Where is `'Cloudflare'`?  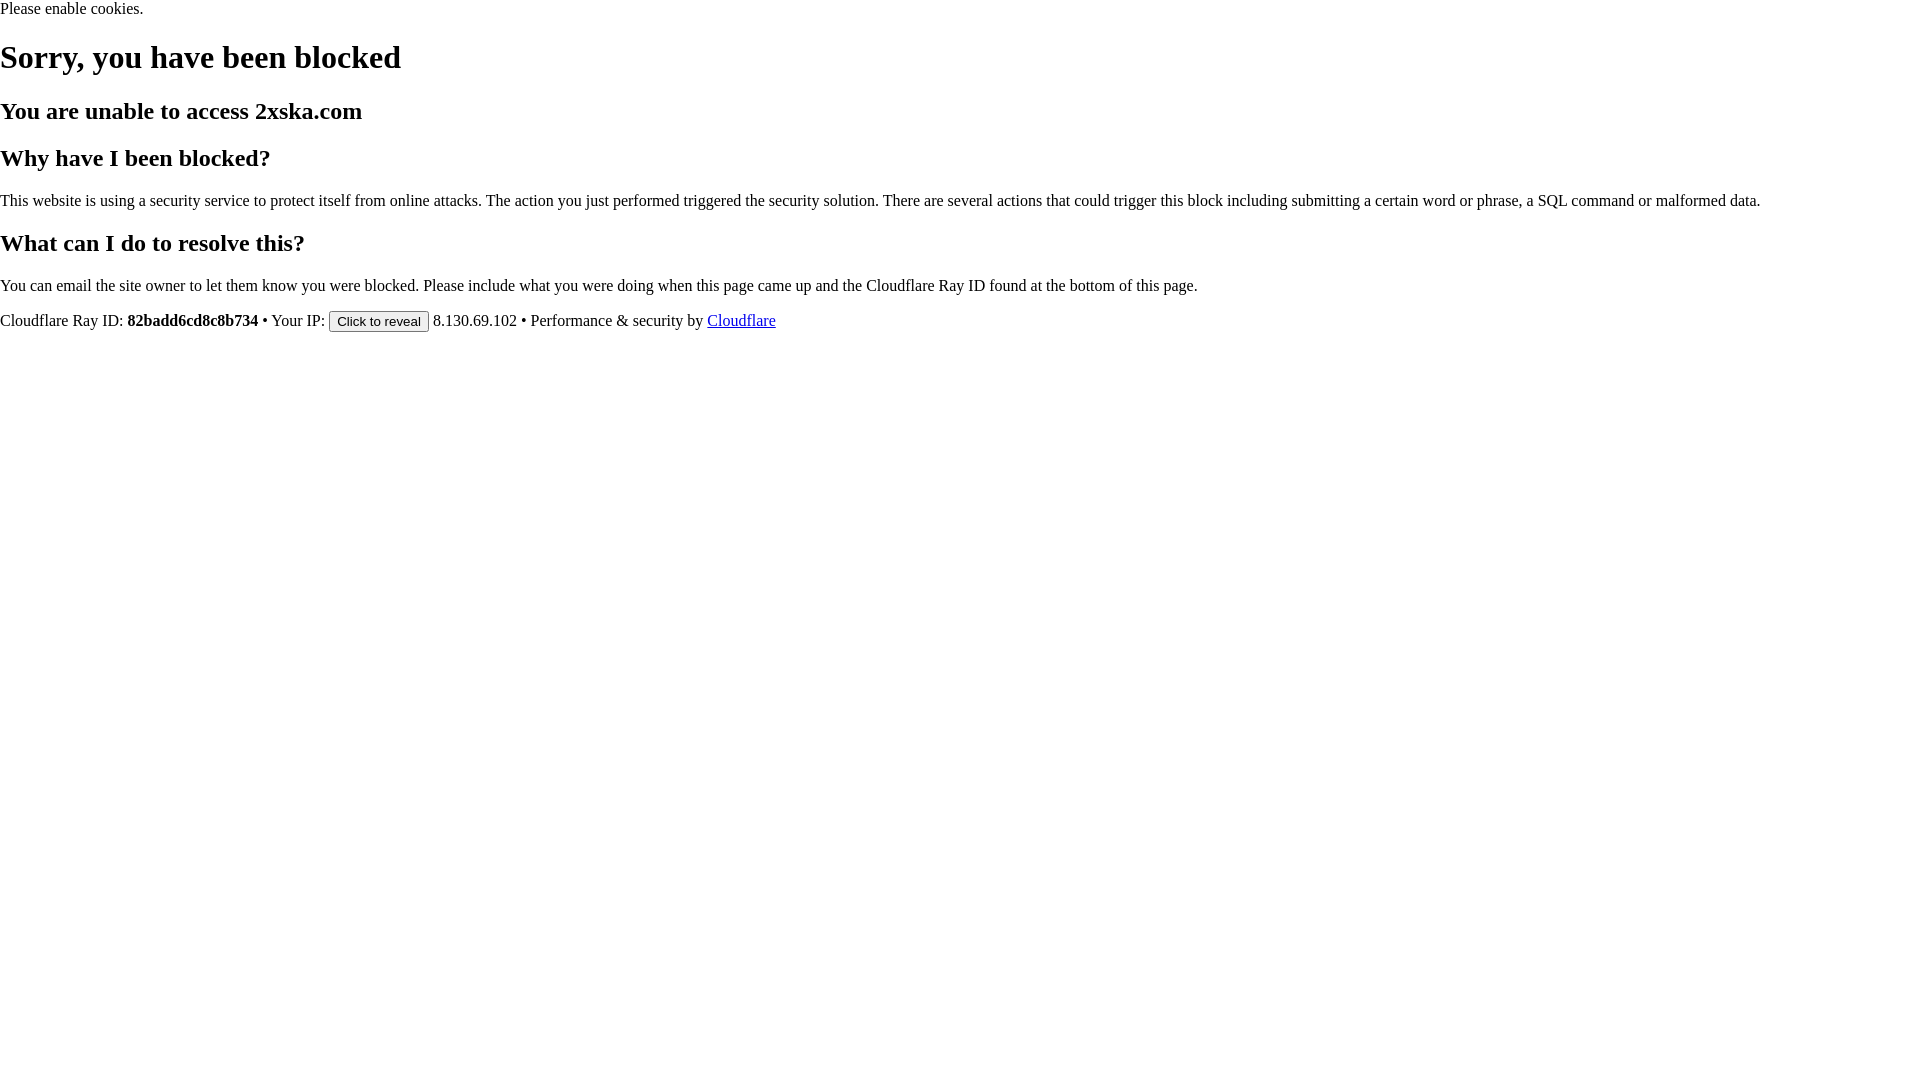
'Cloudflare' is located at coordinates (706, 319).